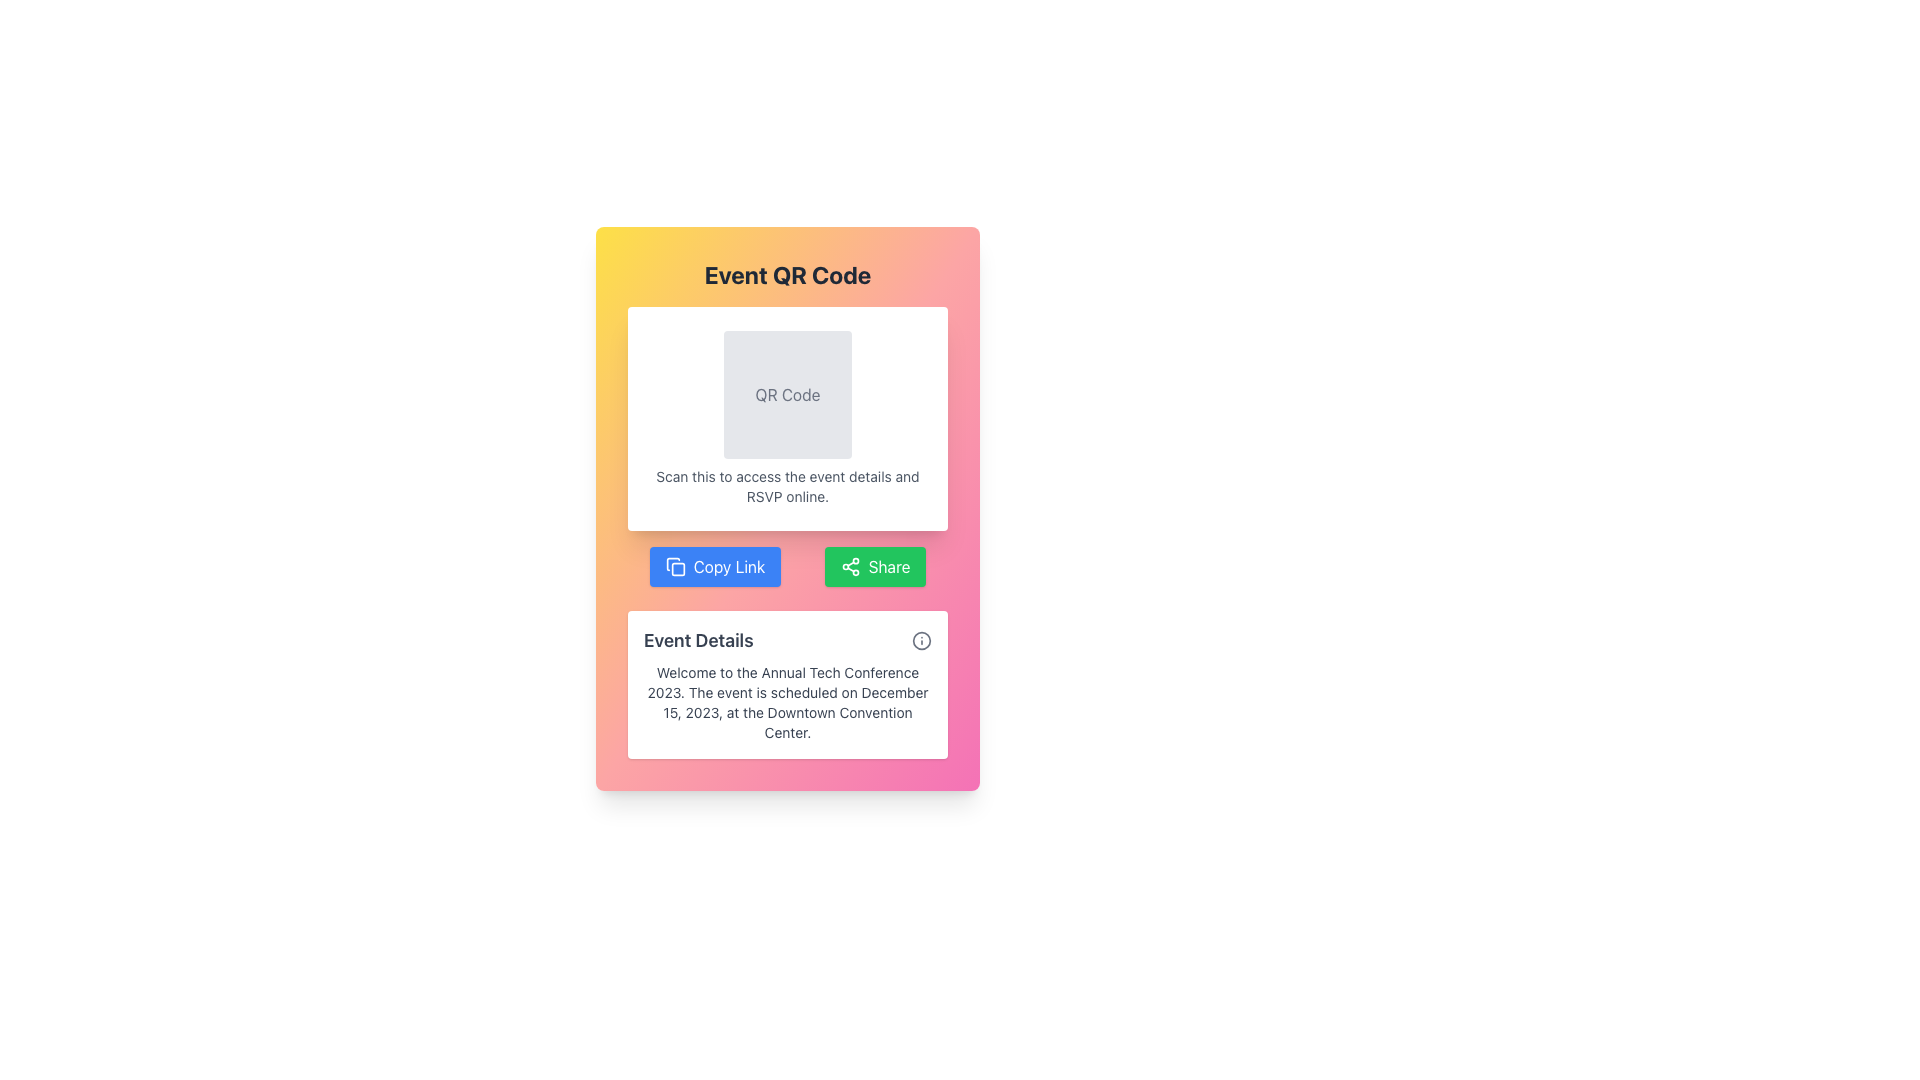  What do you see at coordinates (786, 274) in the screenshot?
I see `the prominently styled header displaying 'Event QR Code' in bold and large font, which is centrally aligned within a gradient background of yellow to pink` at bounding box center [786, 274].